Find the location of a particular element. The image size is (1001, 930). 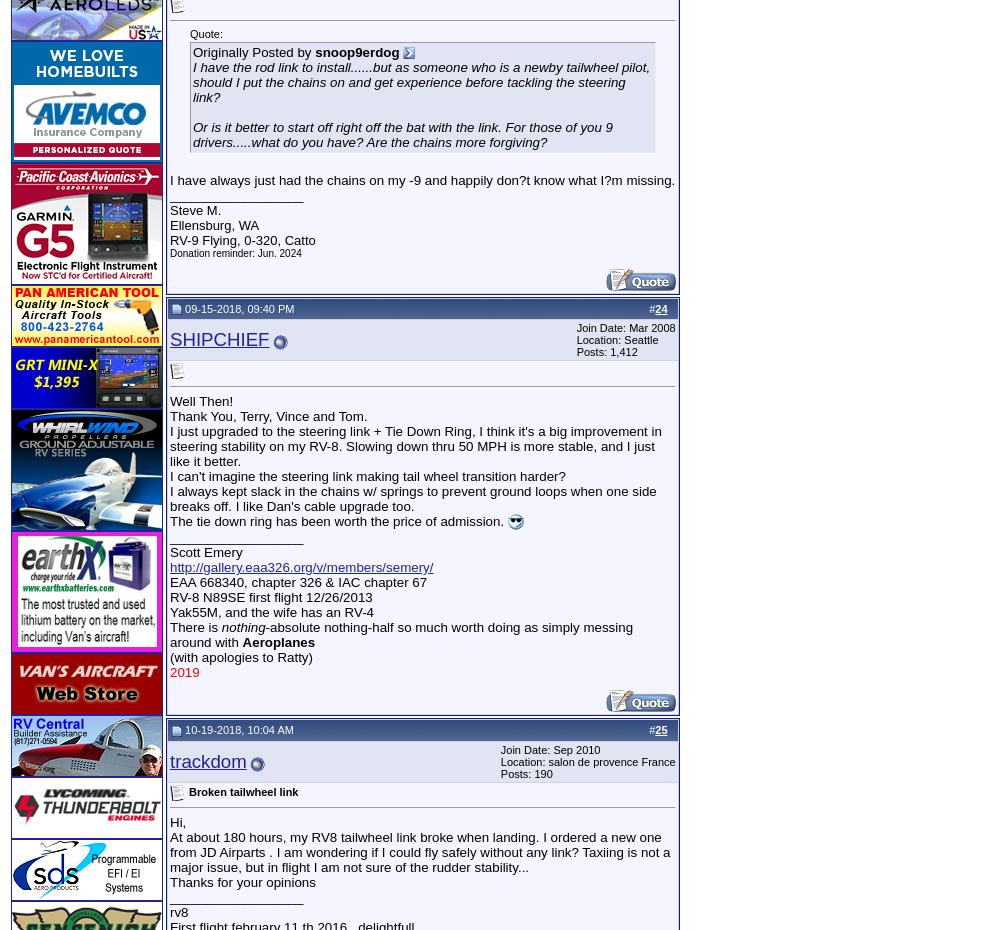

'snoop9erdog' is located at coordinates (315, 50).